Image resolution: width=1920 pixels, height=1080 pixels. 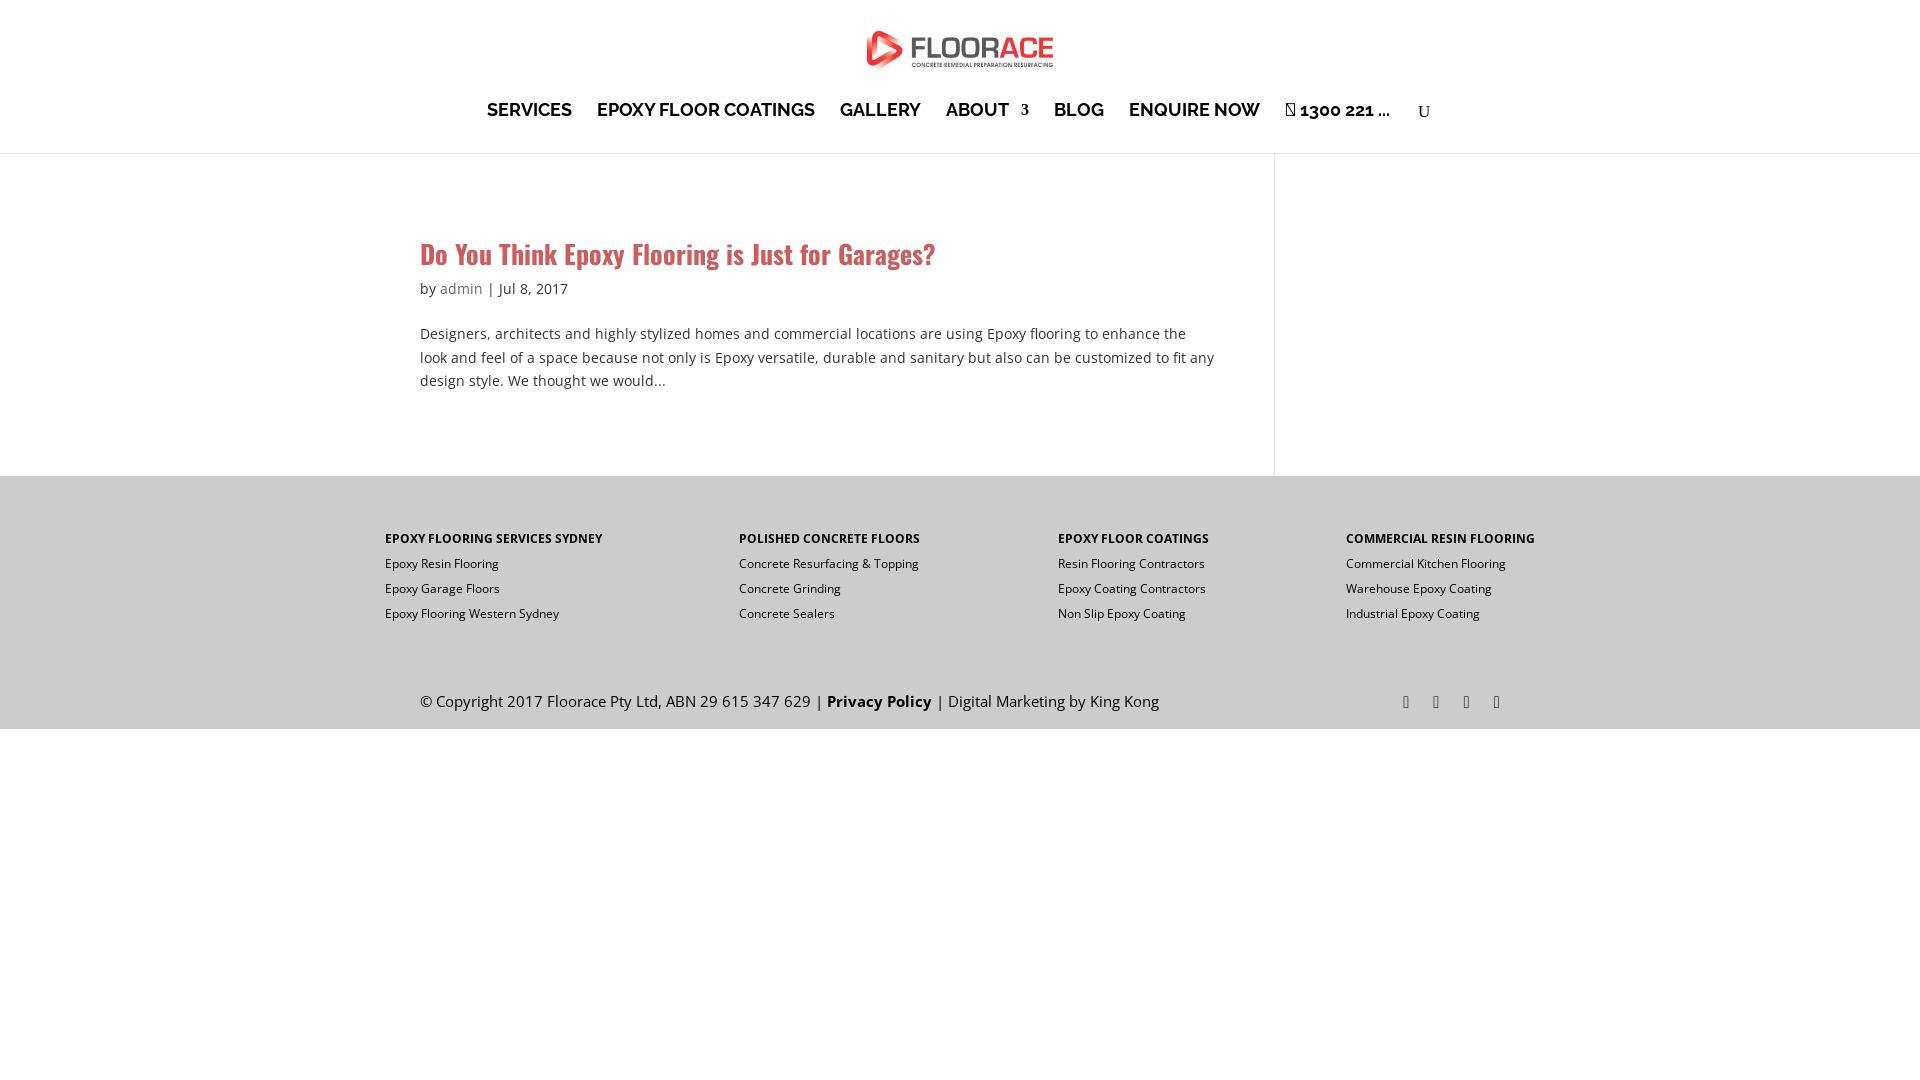 What do you see at coordinates (440, 563) in the screenshot?
I see `'Epoxy Resin Flooring'` at bounding box center [440, 563].